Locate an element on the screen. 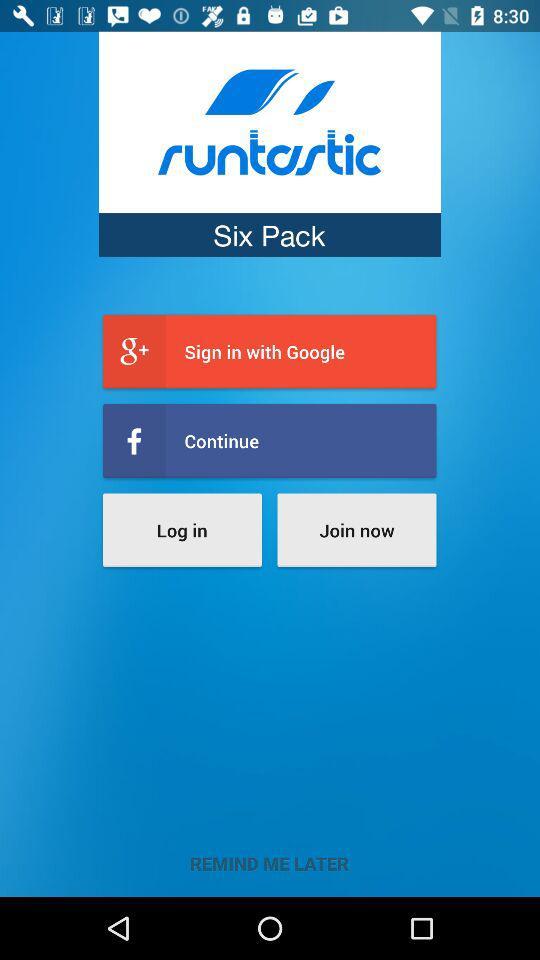 The width and height of the screenshot is (540, 960). the log in is located at coordinates (182, 529).